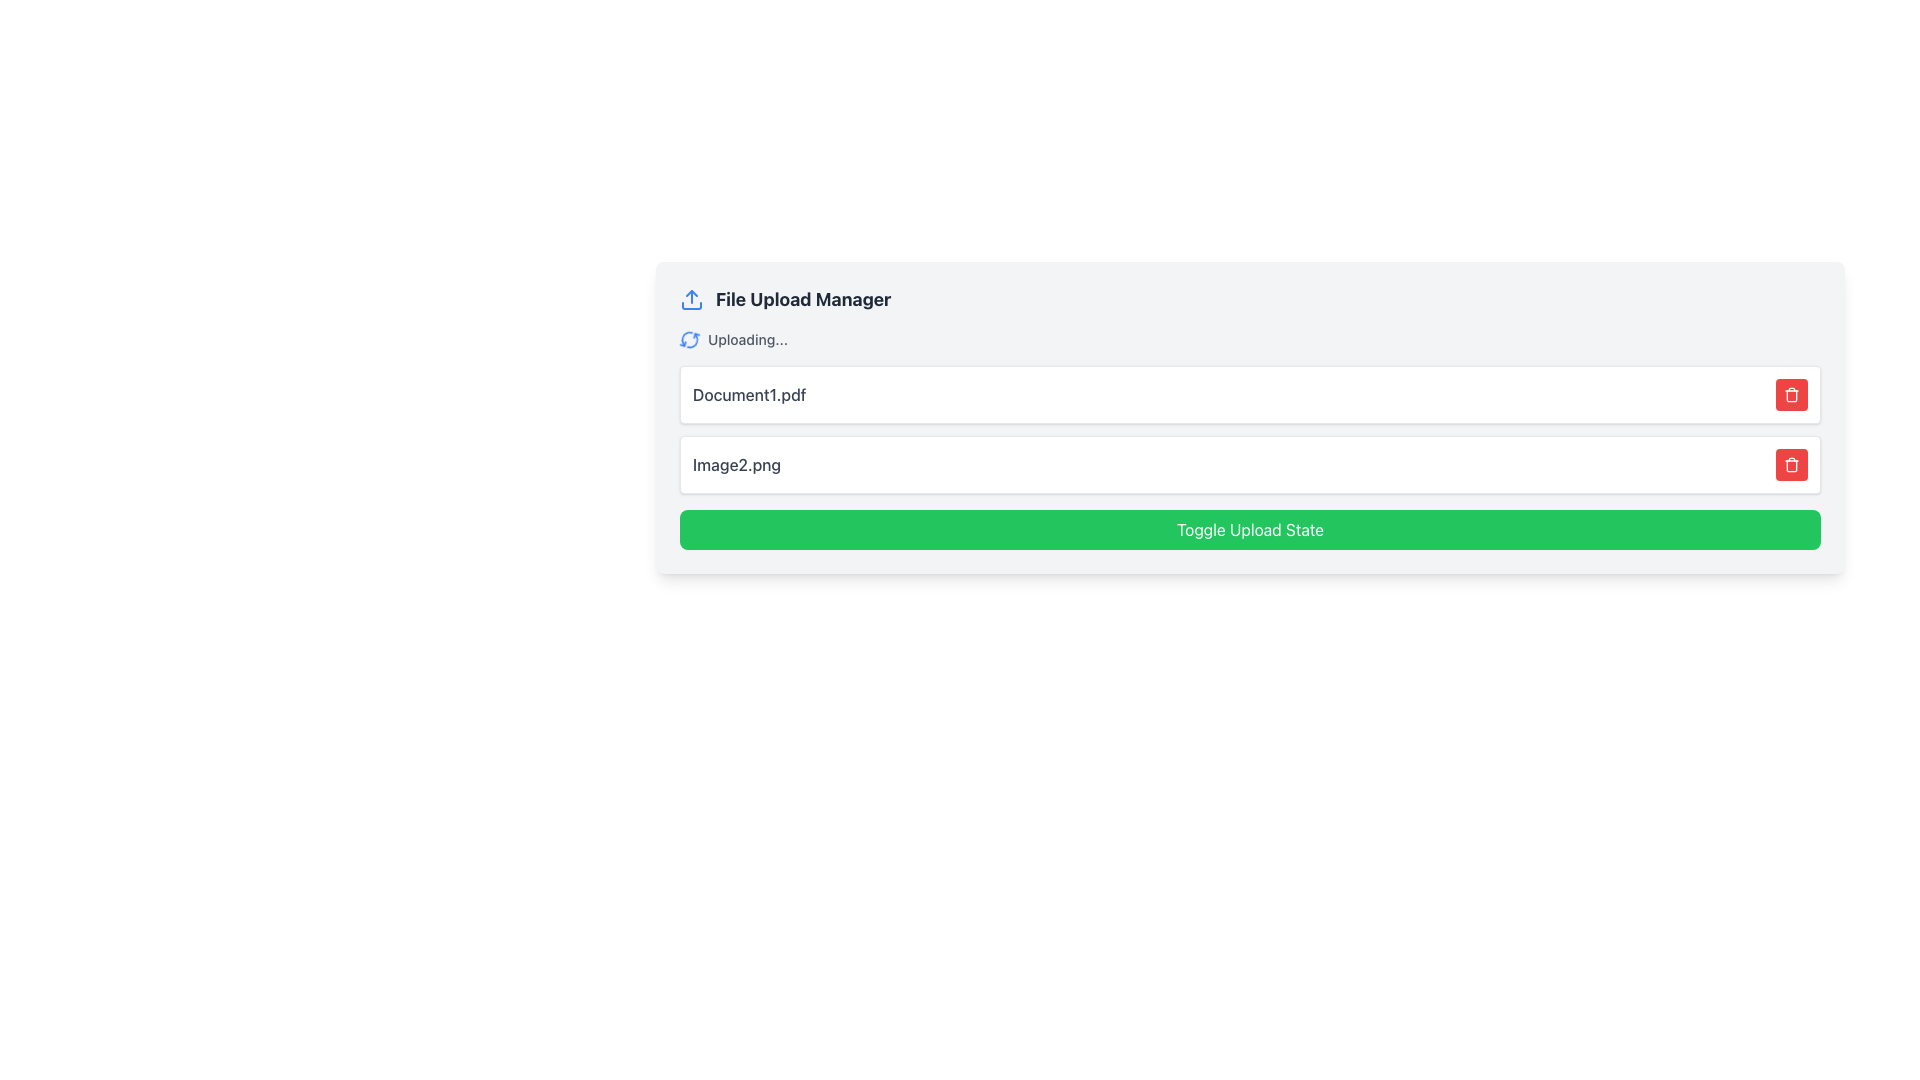  What do you see at coordinates (1791, 394) in the screenshot?
I see `the delete icon located in the top-right corner of the small red button` at bounding box center [1791, 394].